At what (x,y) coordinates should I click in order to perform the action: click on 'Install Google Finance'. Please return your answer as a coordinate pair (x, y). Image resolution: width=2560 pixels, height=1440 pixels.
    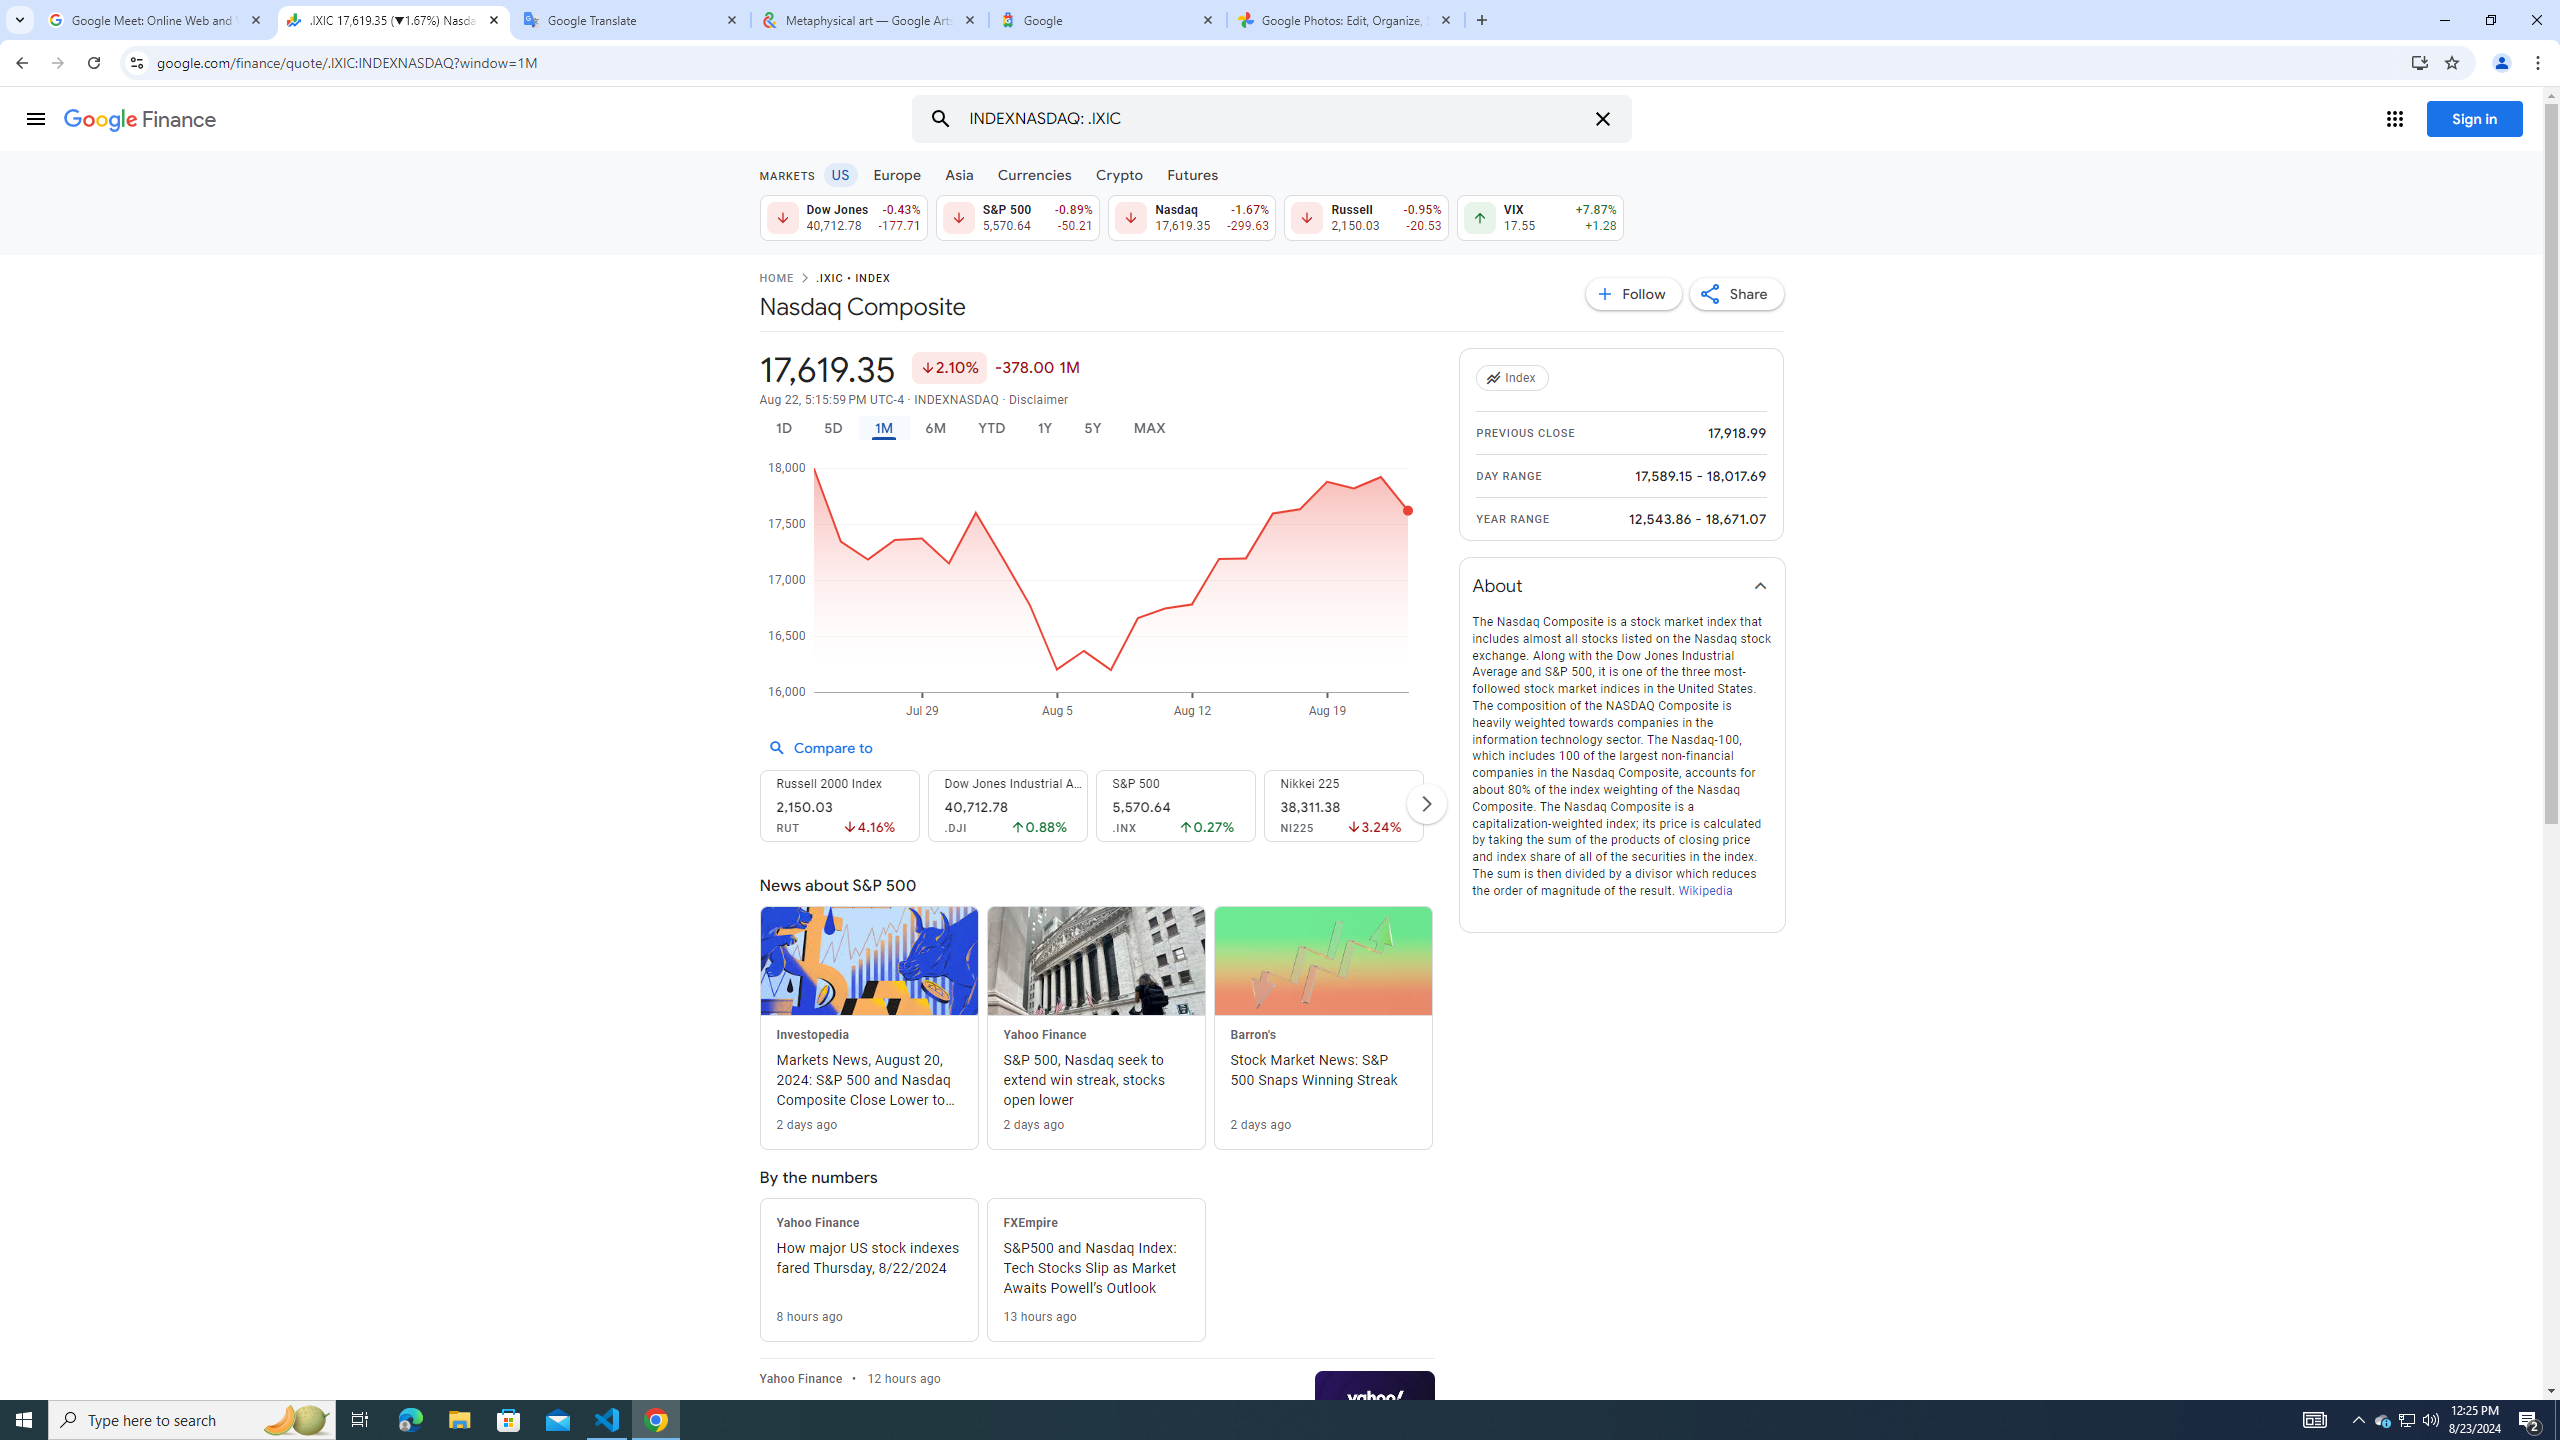
    Looking at the image, I should click on (2420, 61).